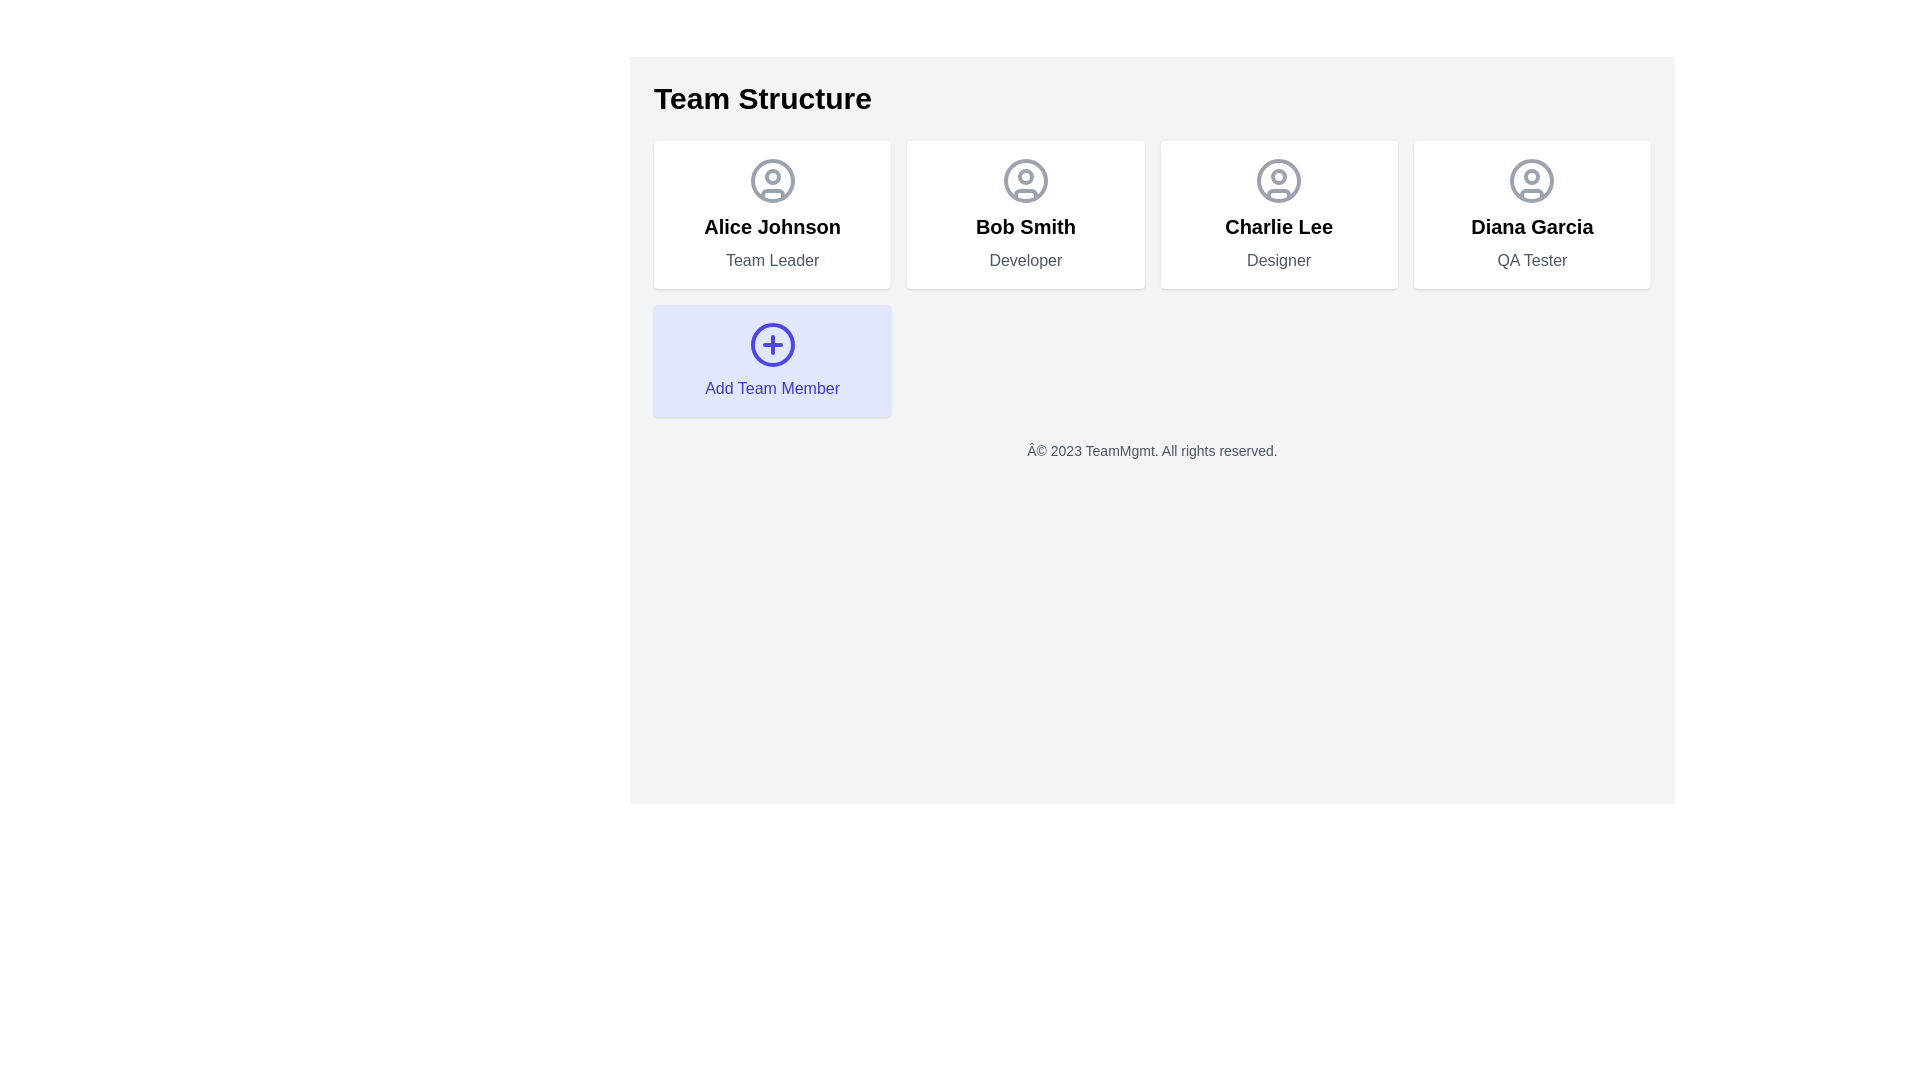 This screenshot has height=1080, width=1920. I want to click on the inner circular element of the user profile icon representing 'Bob Smith' in the second card of the 'Team Structure' section, so click(1025, 176).